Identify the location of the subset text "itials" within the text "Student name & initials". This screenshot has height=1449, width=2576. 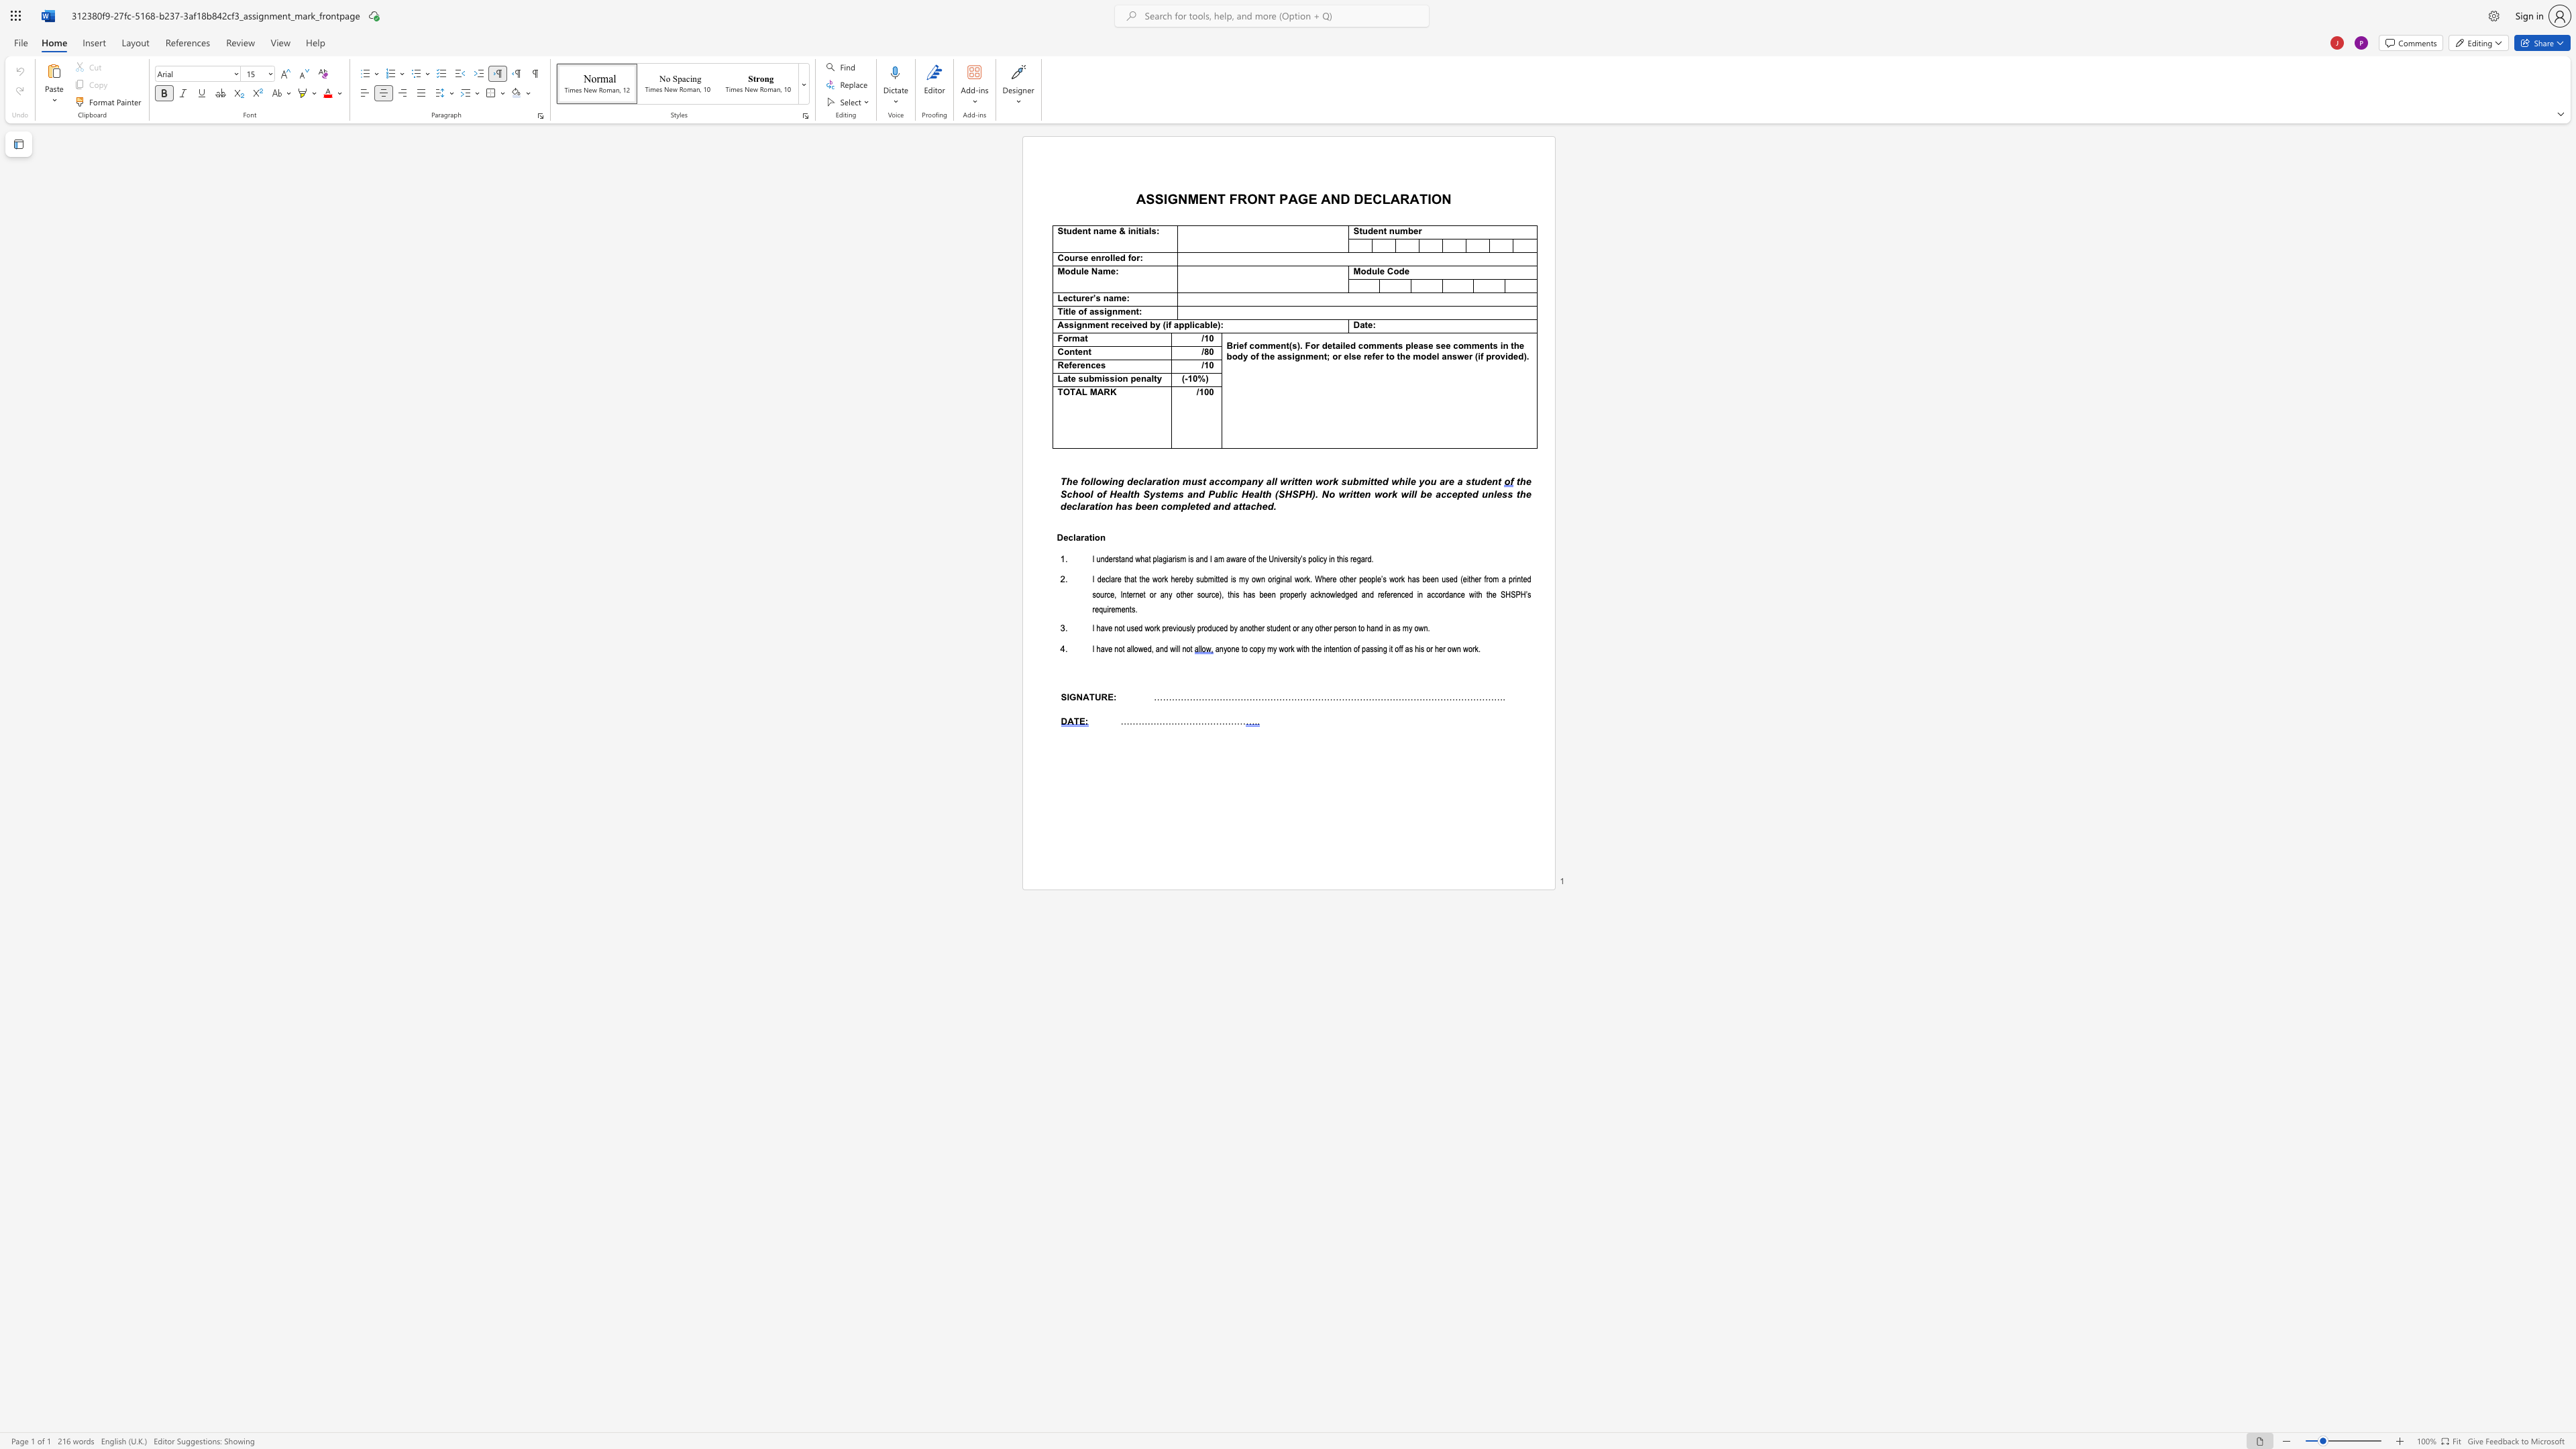
(1134, 230).